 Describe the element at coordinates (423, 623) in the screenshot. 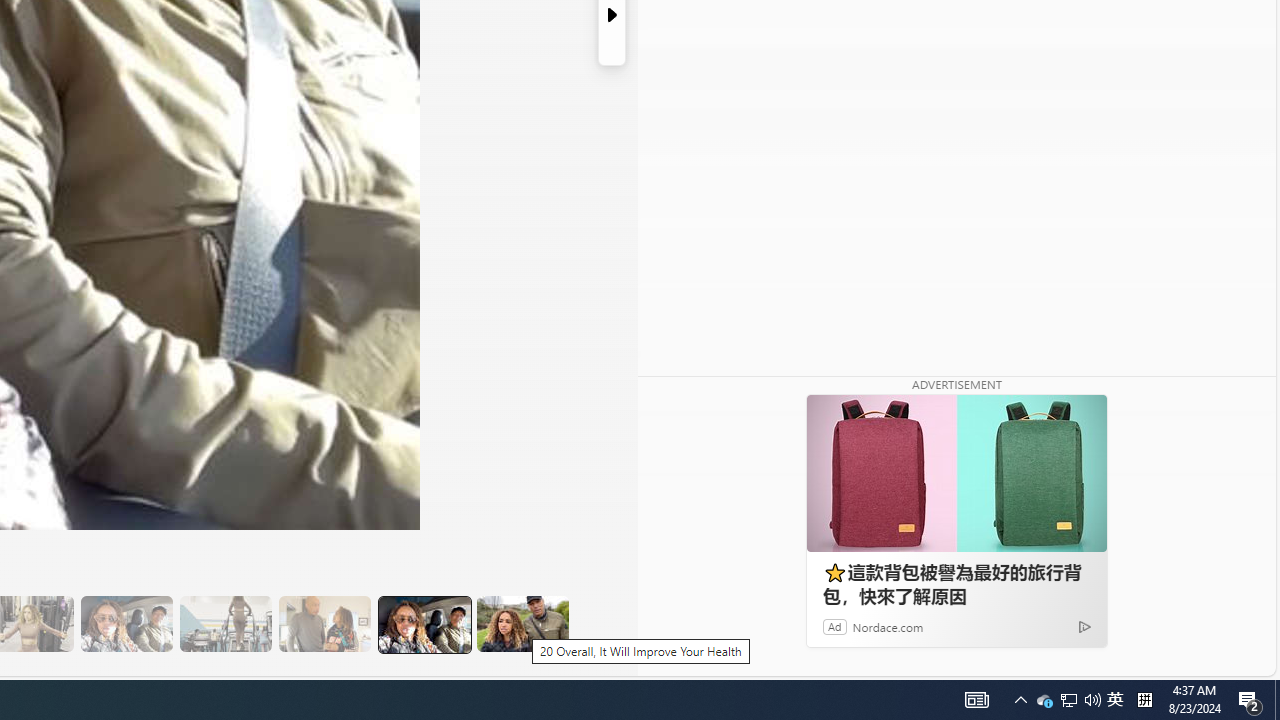

I see `'19 It Also Simplifies Thiings'` at that location.